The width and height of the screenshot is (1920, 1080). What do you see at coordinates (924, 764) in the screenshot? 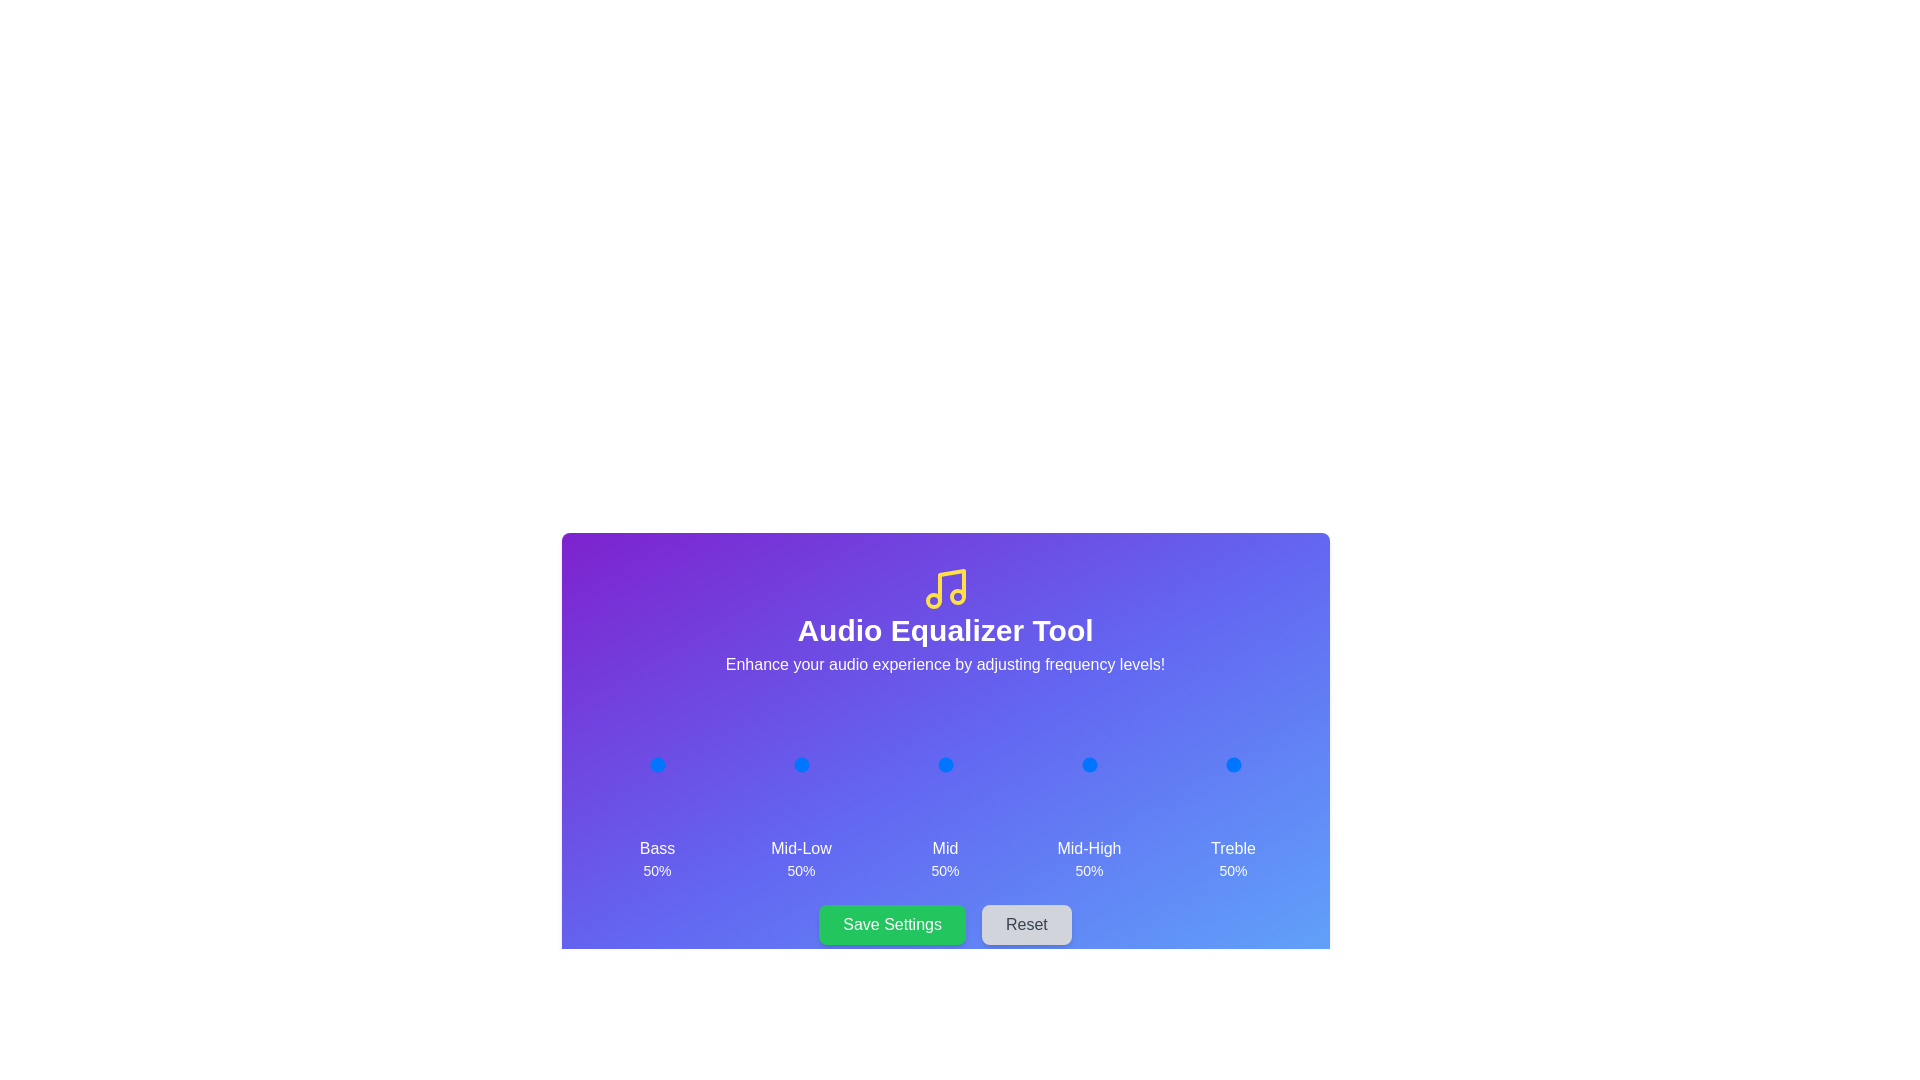
I see `the 2 slider to 19%` at bounding box center [924, 764].